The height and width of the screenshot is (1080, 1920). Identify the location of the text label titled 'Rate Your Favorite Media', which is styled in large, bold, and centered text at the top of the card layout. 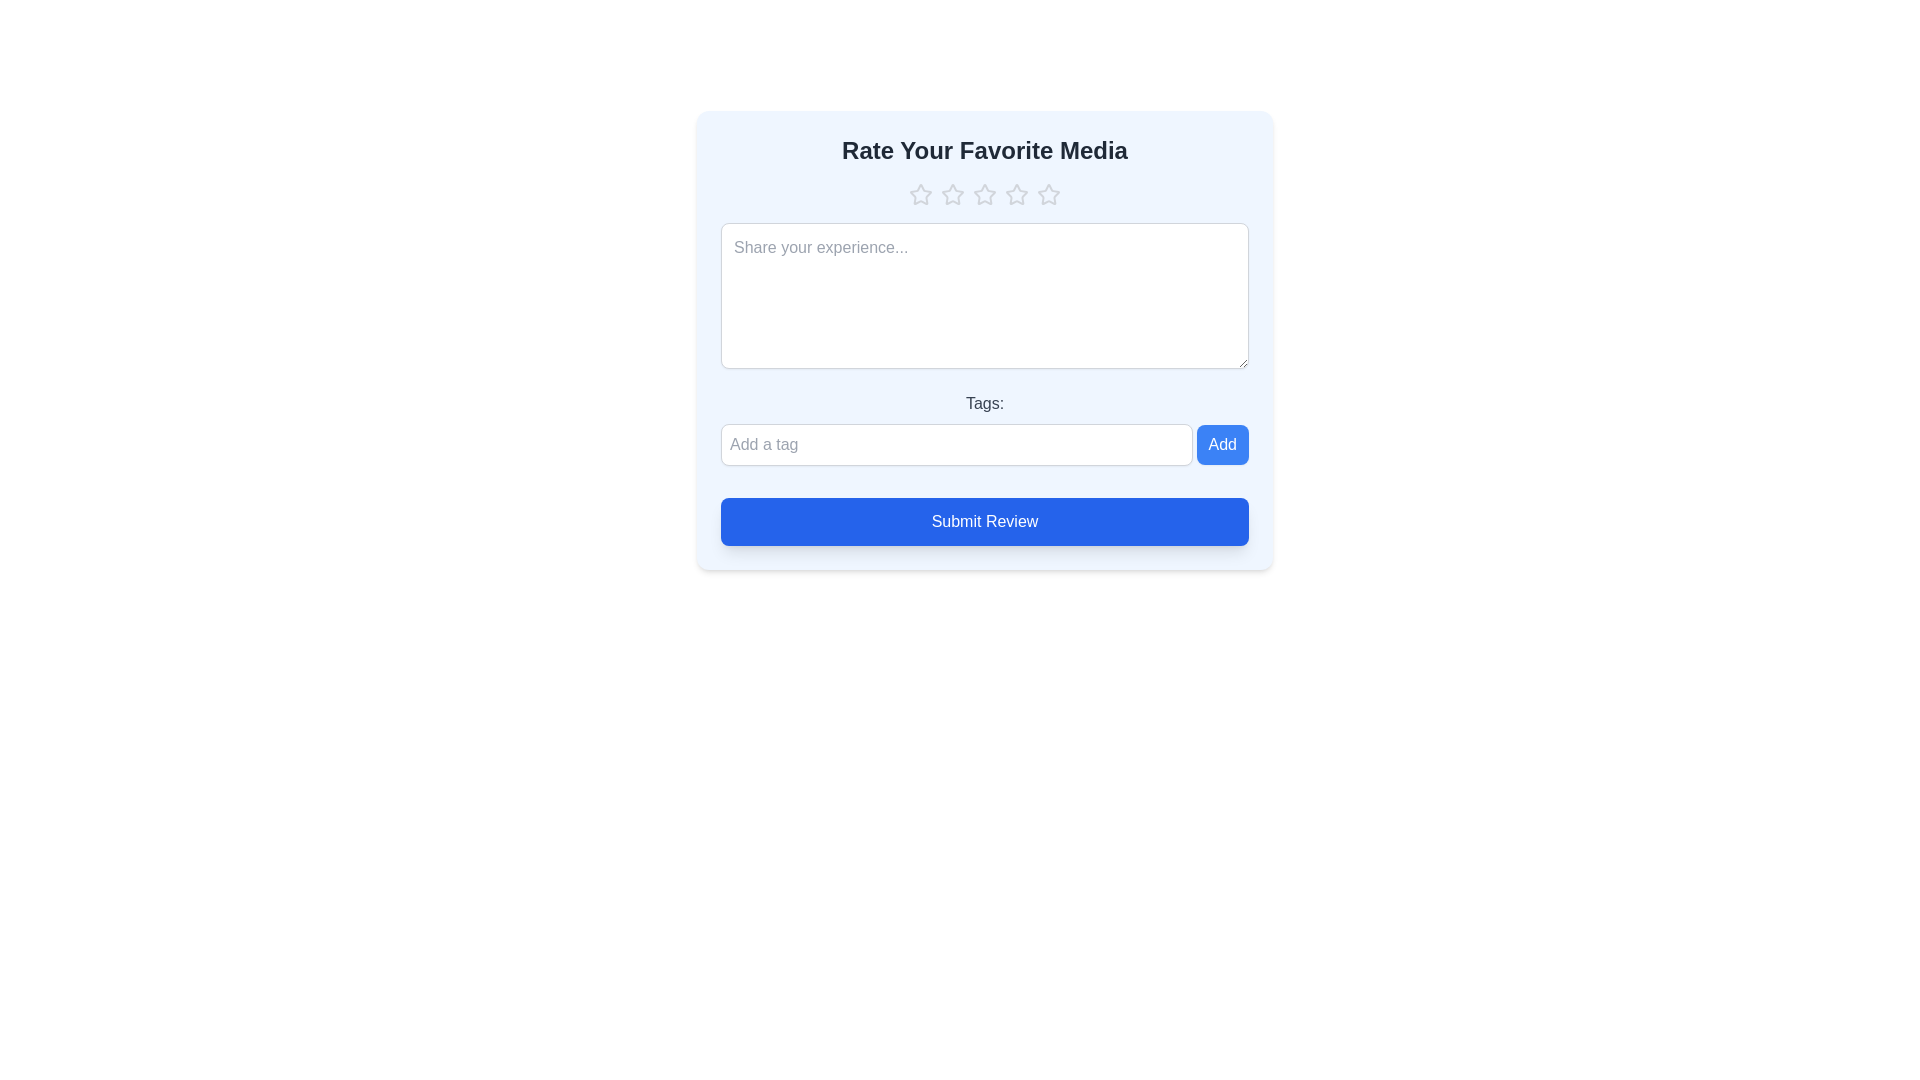
(984, 149).